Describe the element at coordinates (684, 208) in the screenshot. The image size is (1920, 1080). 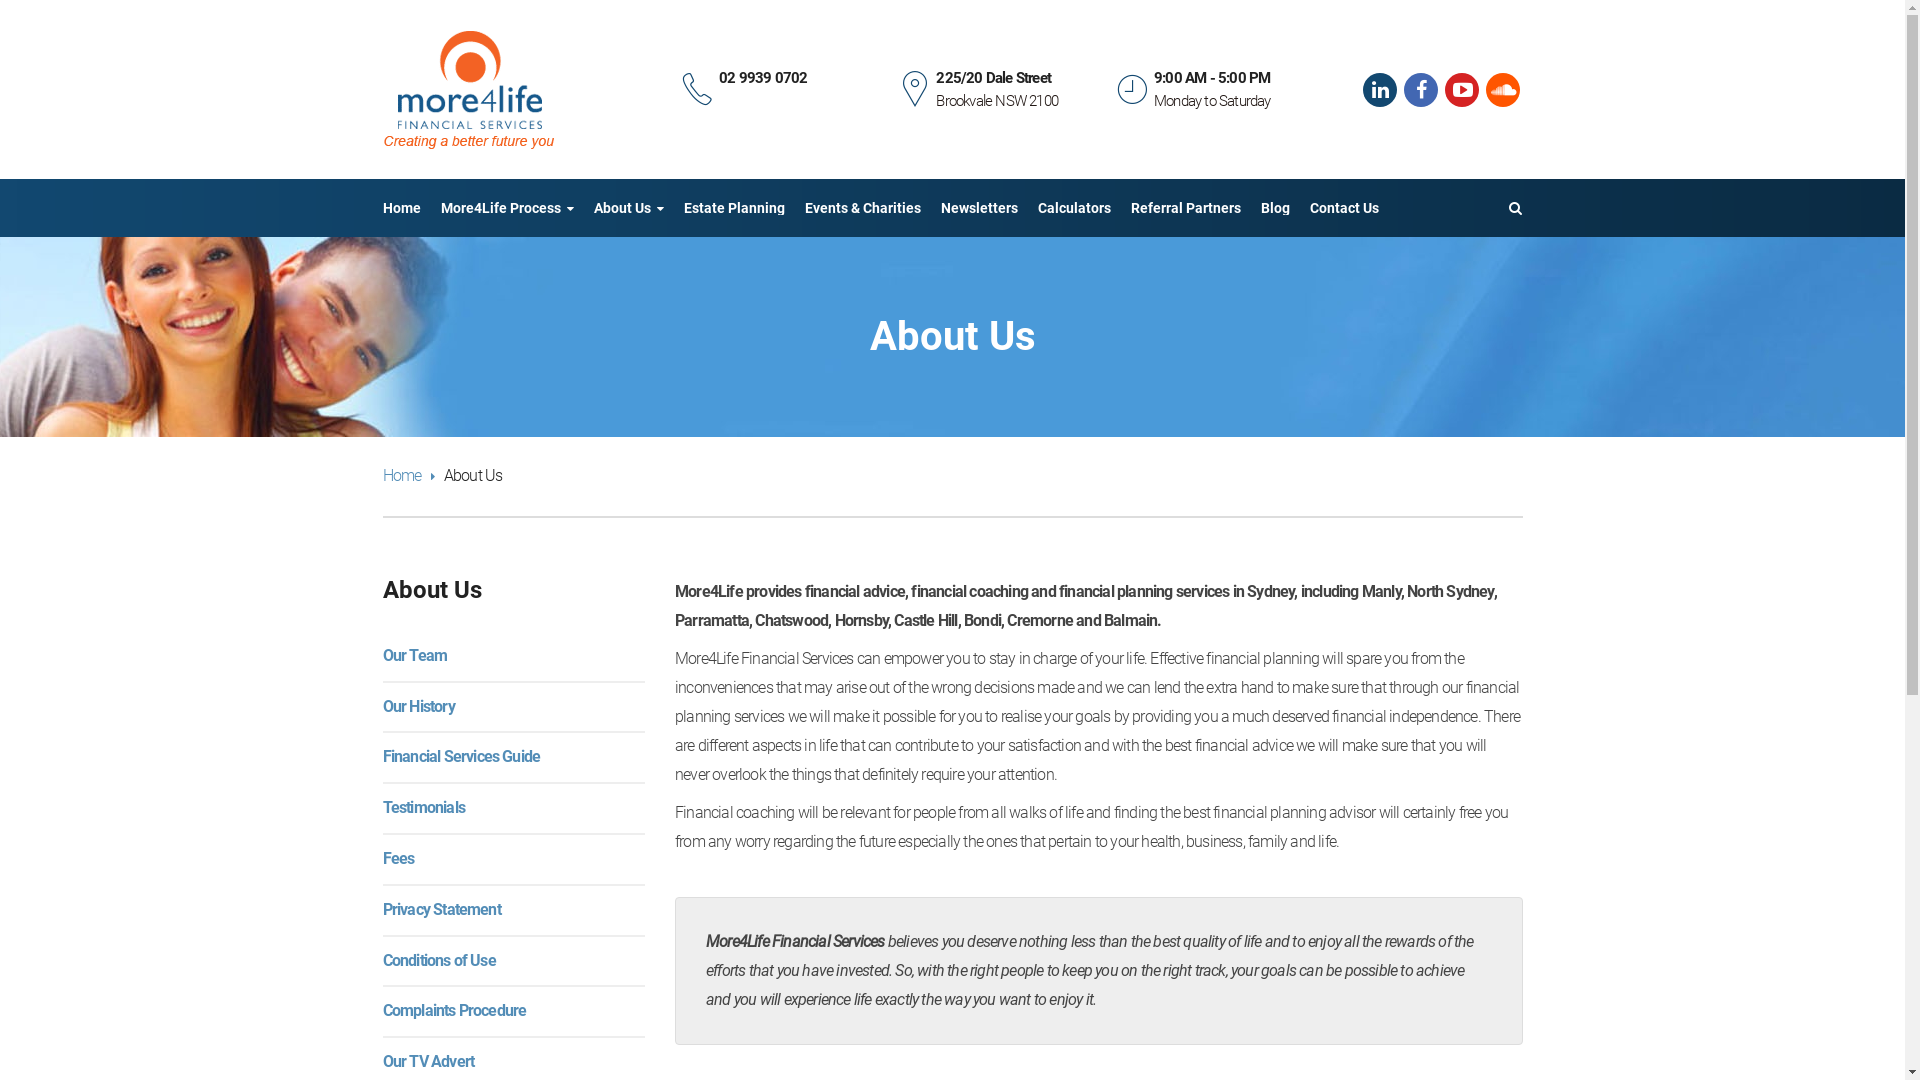
I see `'Estate Planning'` at that location.